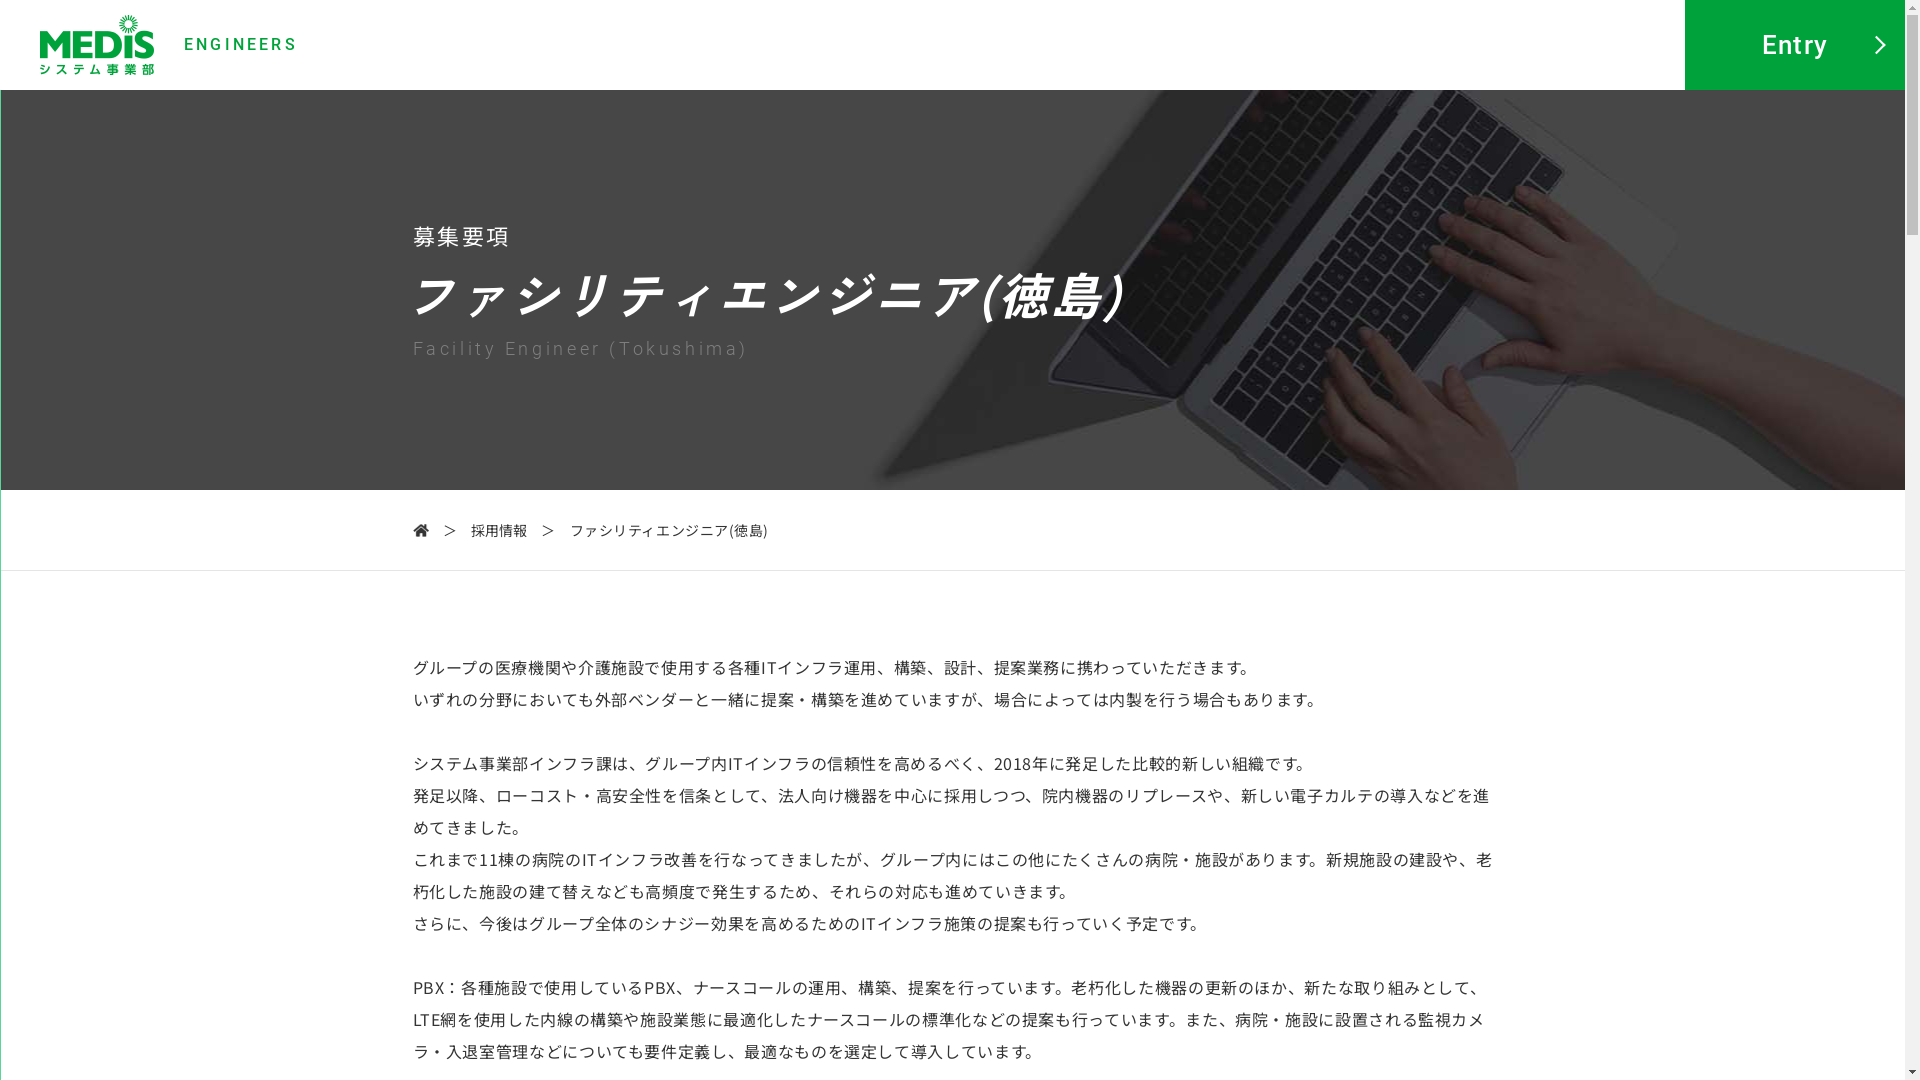 This screenshot has width=1920, height=1080. Describe the element at coordinates (1683, 45) in the screenshot. I see `'Entry'` at that location.